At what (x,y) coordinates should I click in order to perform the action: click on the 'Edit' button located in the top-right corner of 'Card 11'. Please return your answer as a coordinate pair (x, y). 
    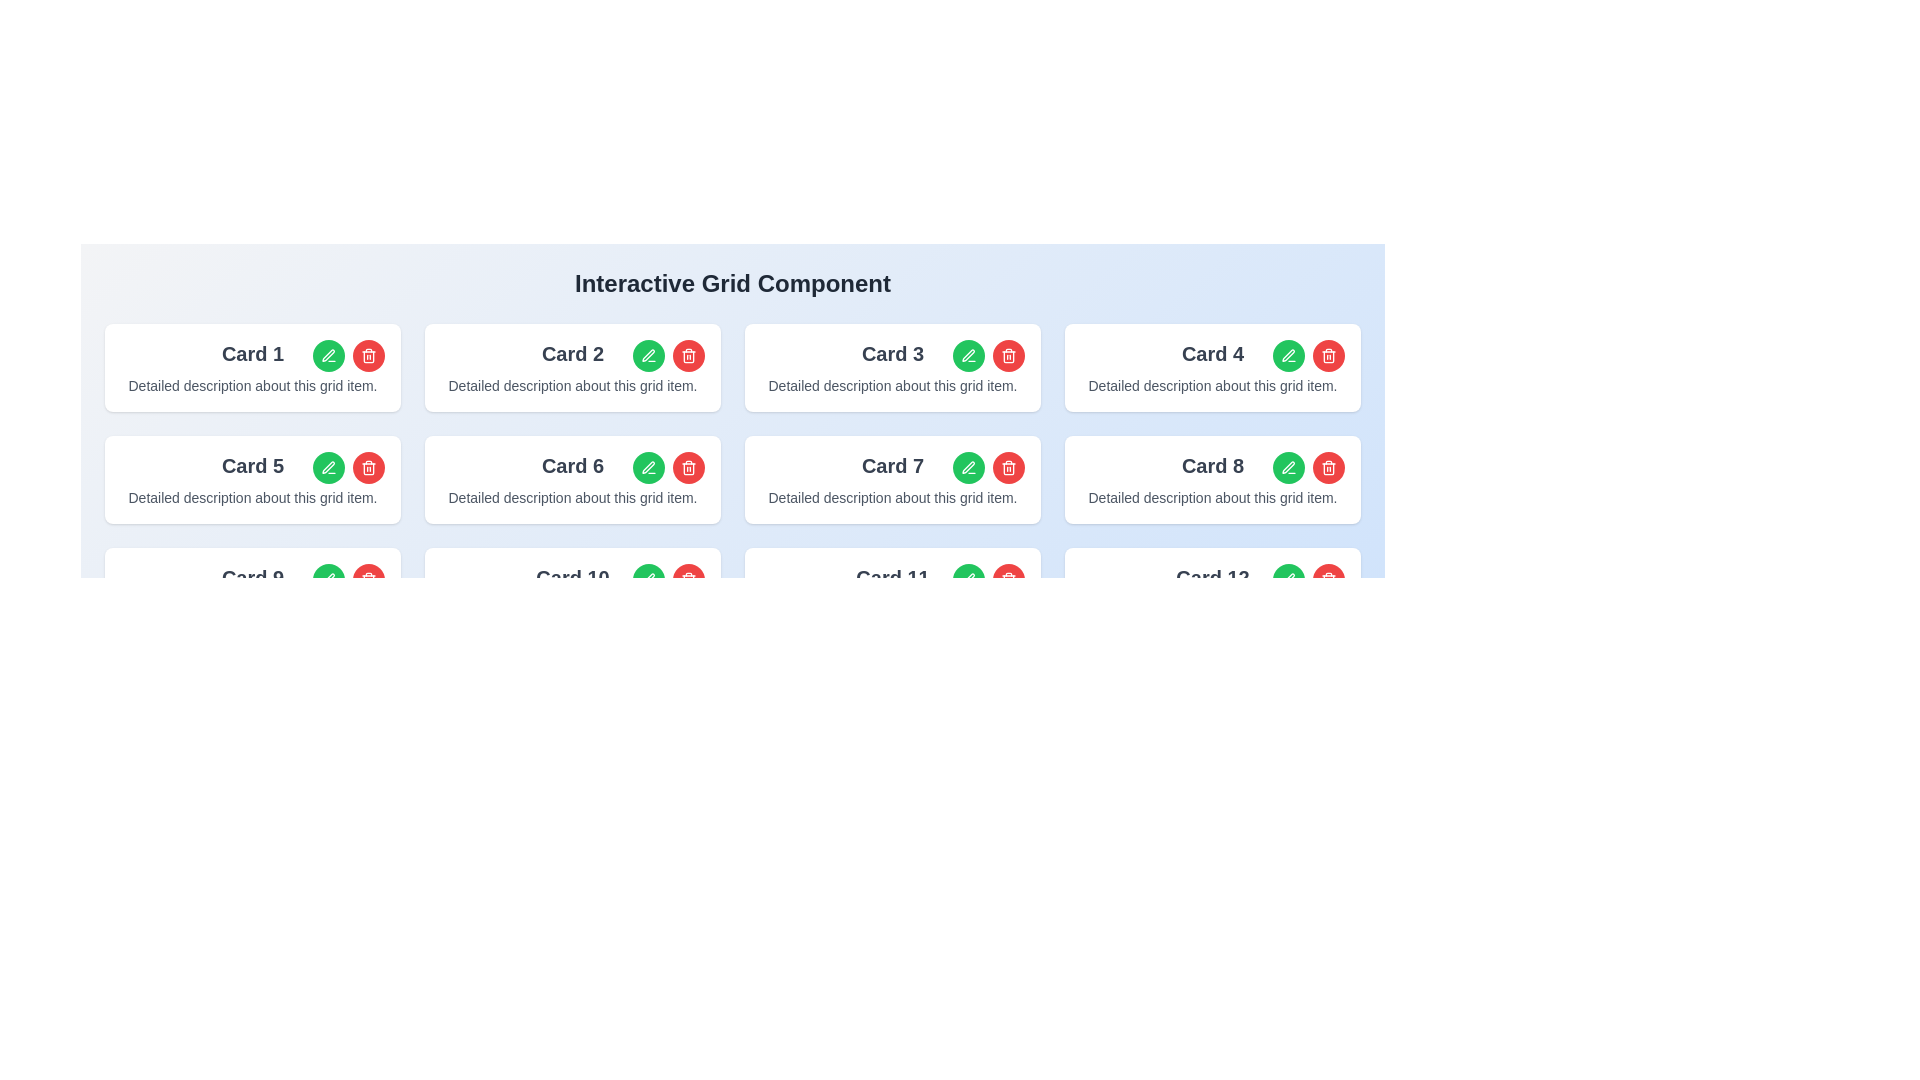
    Looking at the image, I should click on (969, 579).